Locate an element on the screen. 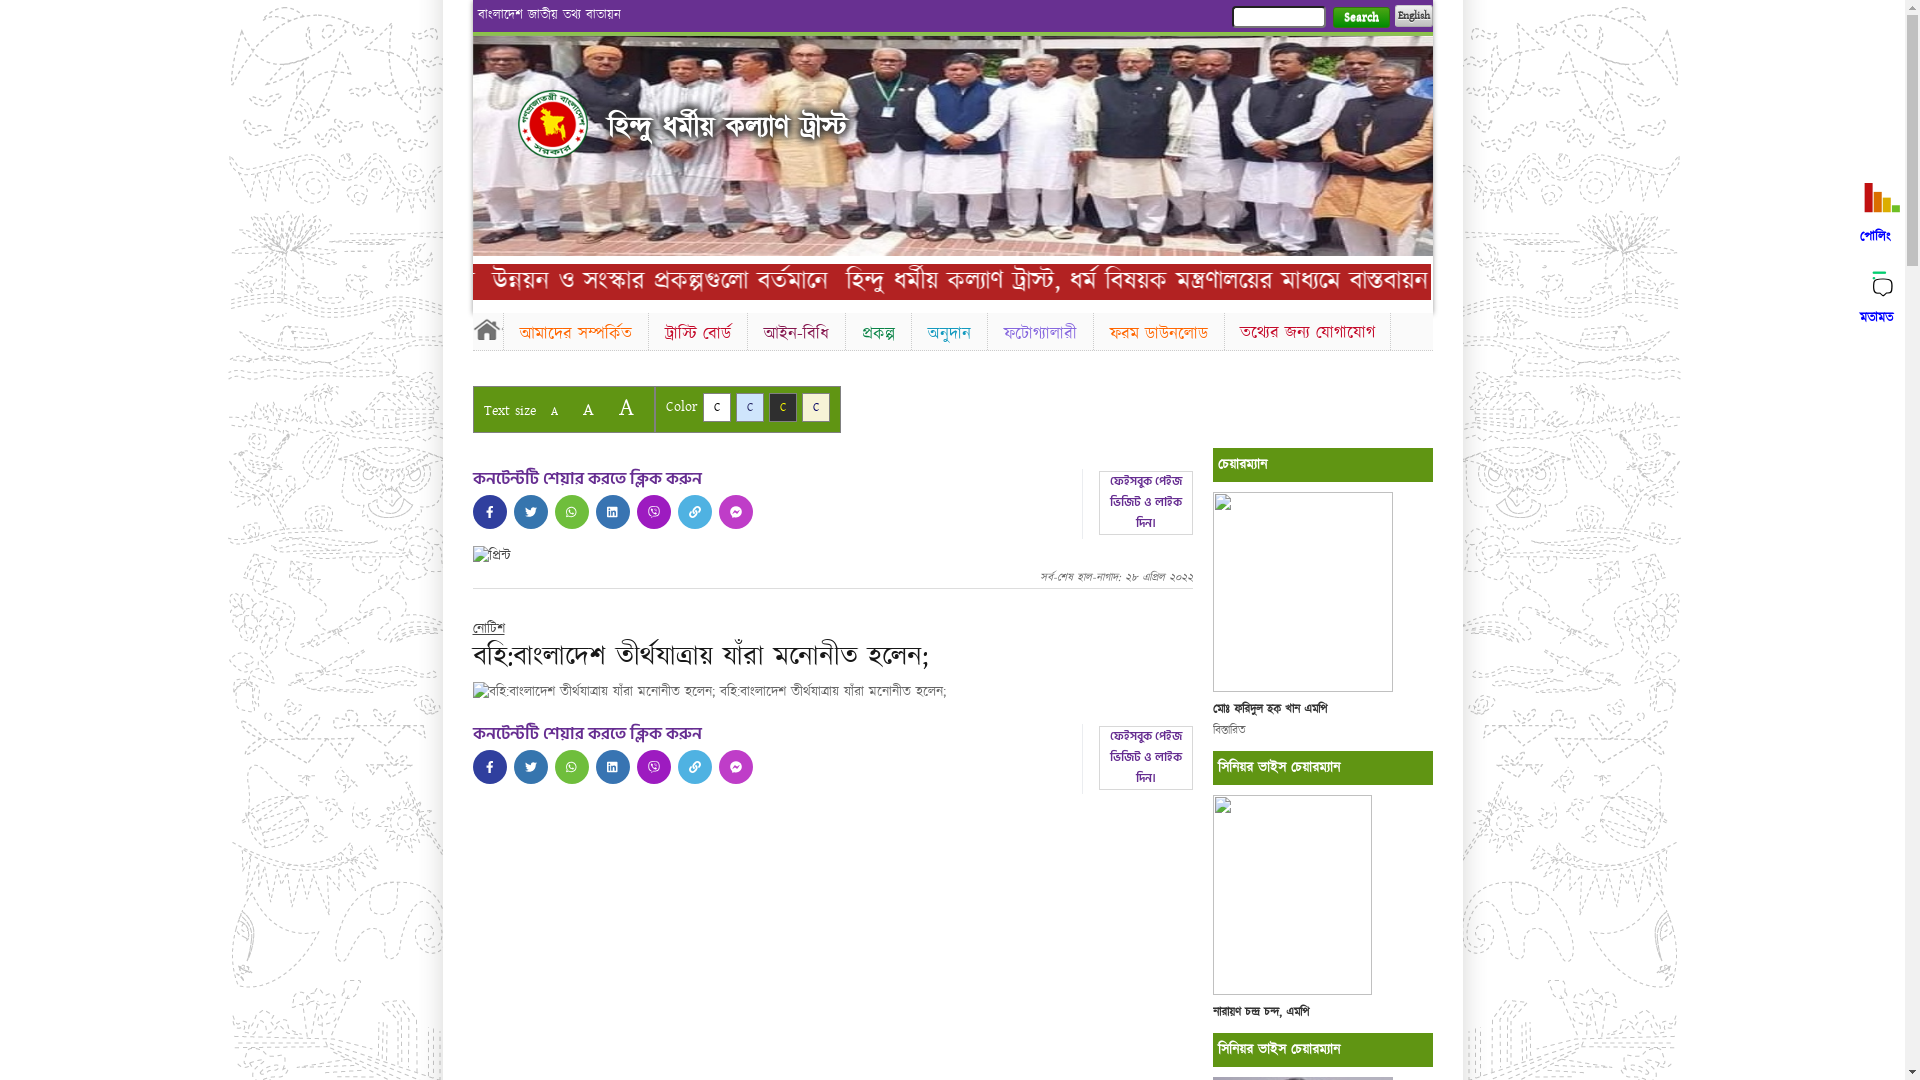  'C' is located at coordinates (816, 406).